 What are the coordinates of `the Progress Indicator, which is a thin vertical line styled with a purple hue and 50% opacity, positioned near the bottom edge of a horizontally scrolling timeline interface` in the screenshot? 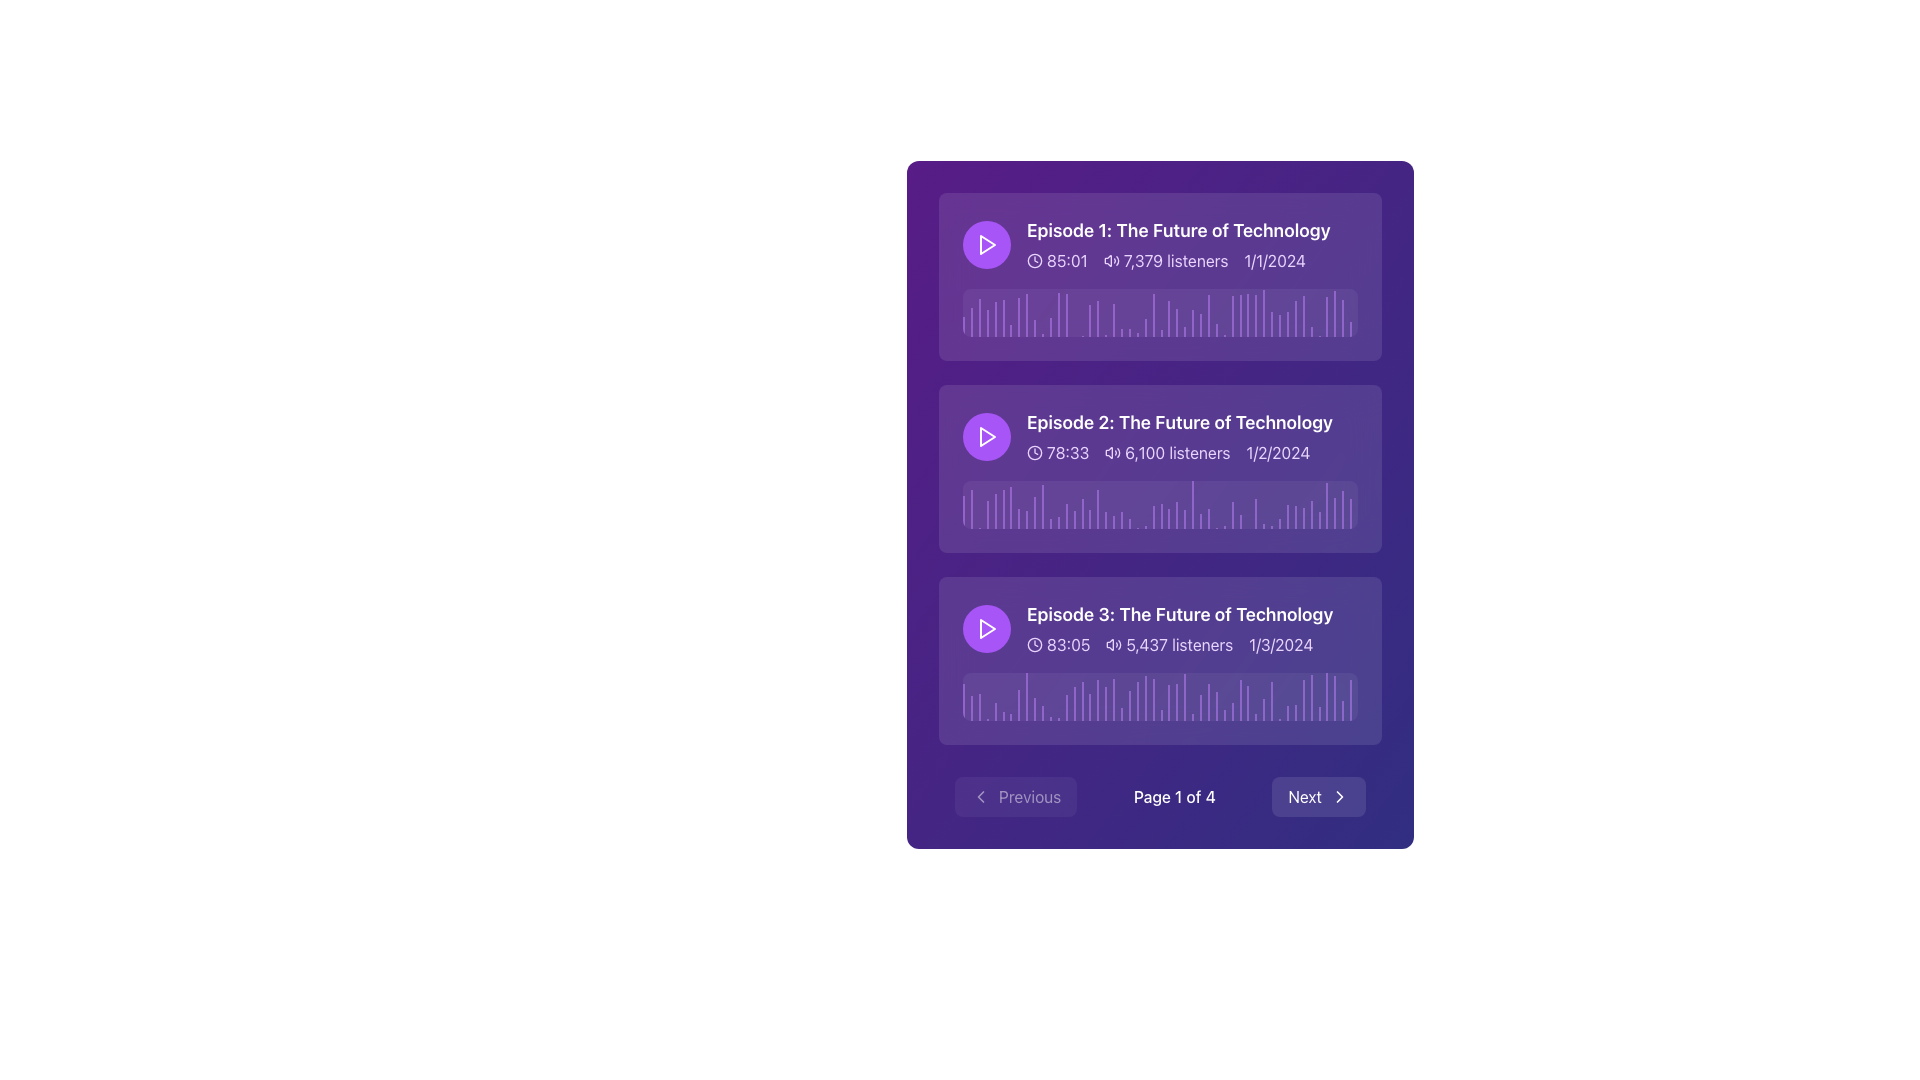 It's located at (1319, 713).